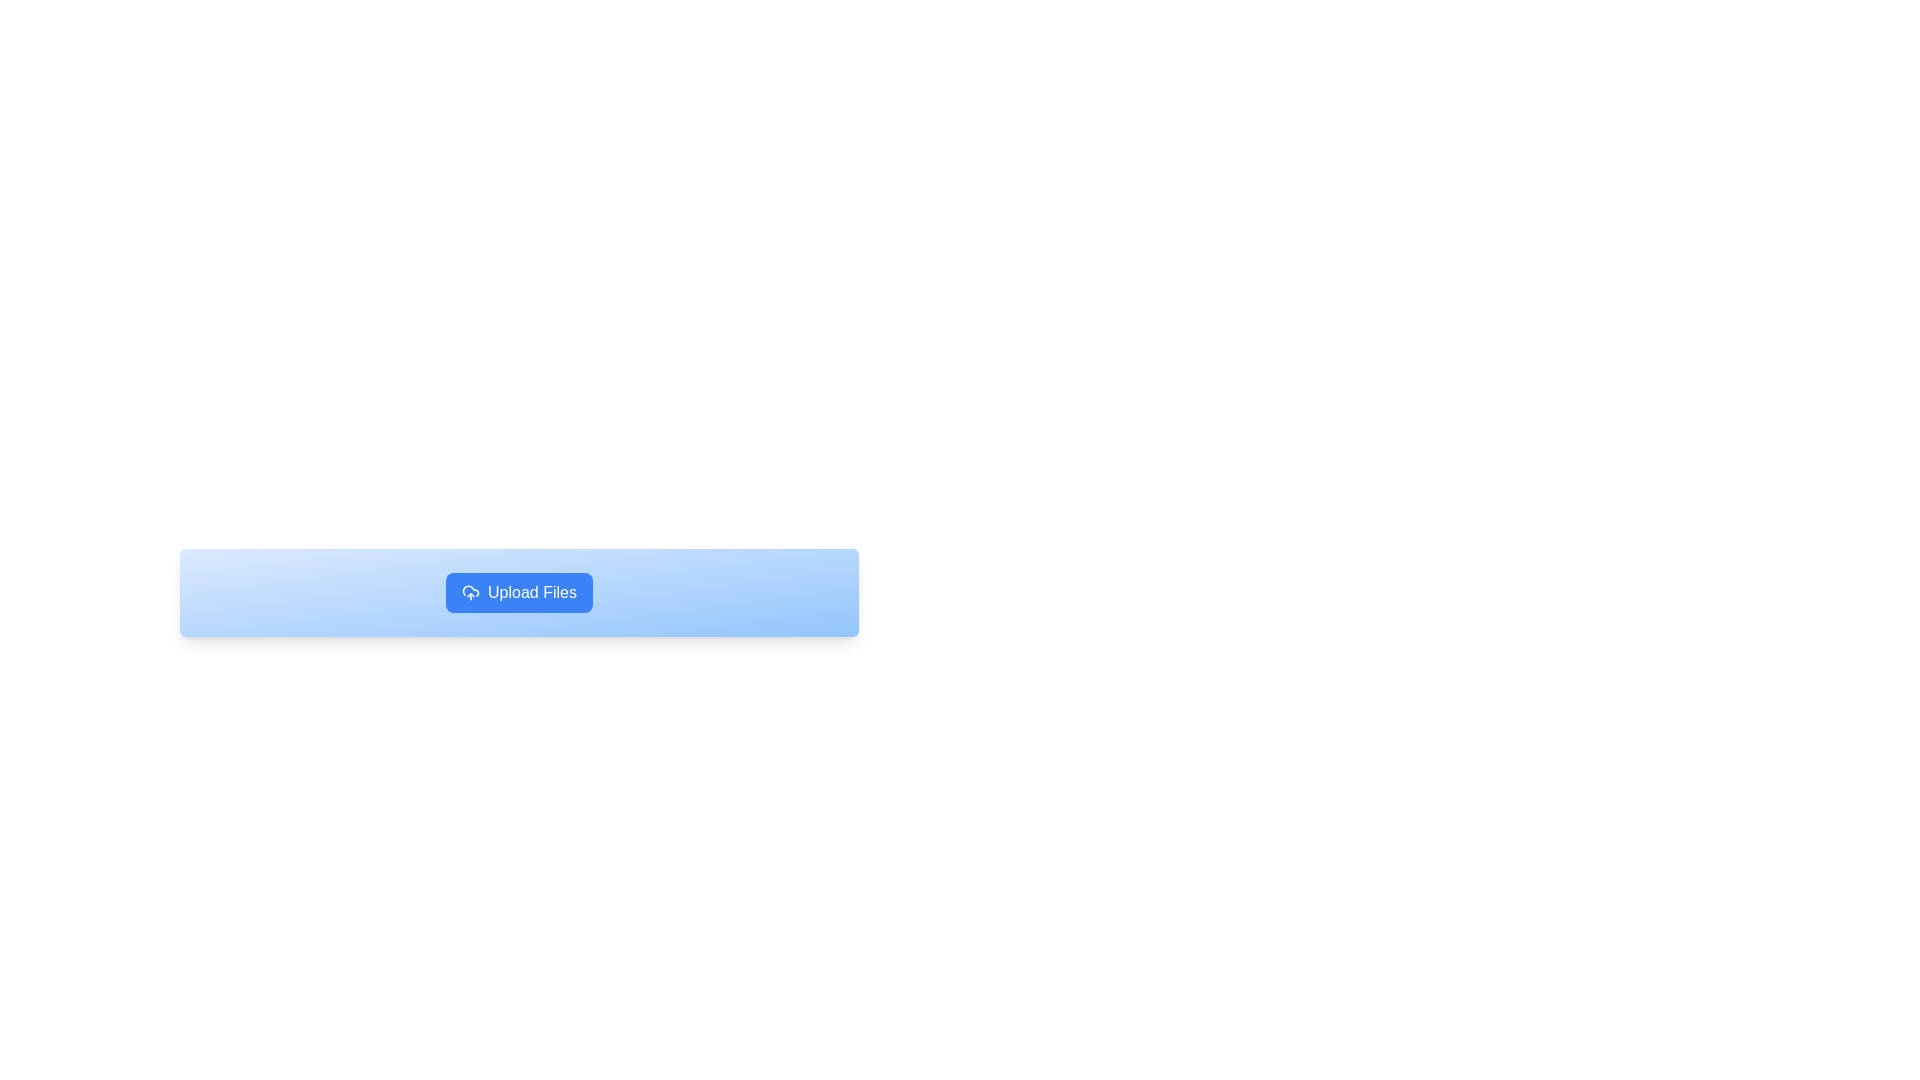  What do you see at coordinates (469, 590) in the screenshot?
I see `the top-left portion of the cloud icon, which is part of the 'Upload Files' button, characterized by its minimalistic blue and white design` at bounding box center [469, 590].